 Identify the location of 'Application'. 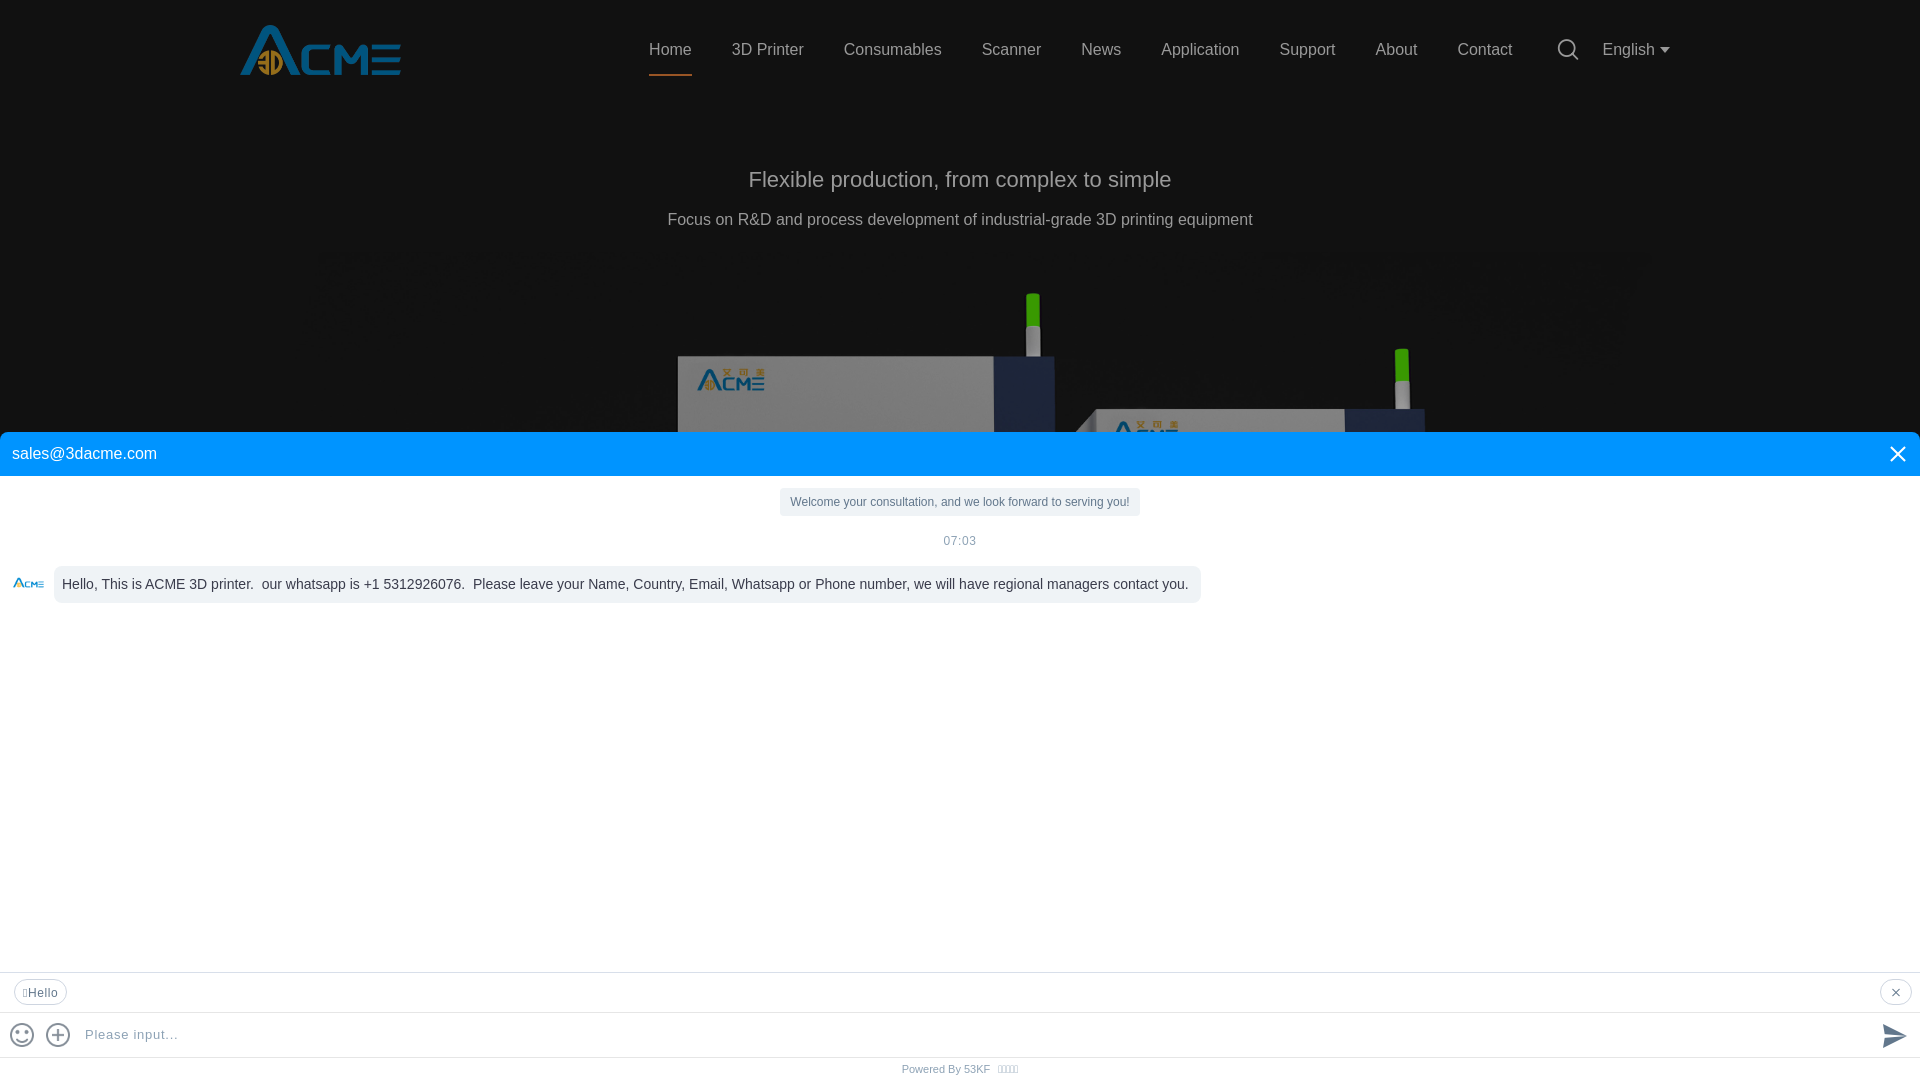
(1141, 49).